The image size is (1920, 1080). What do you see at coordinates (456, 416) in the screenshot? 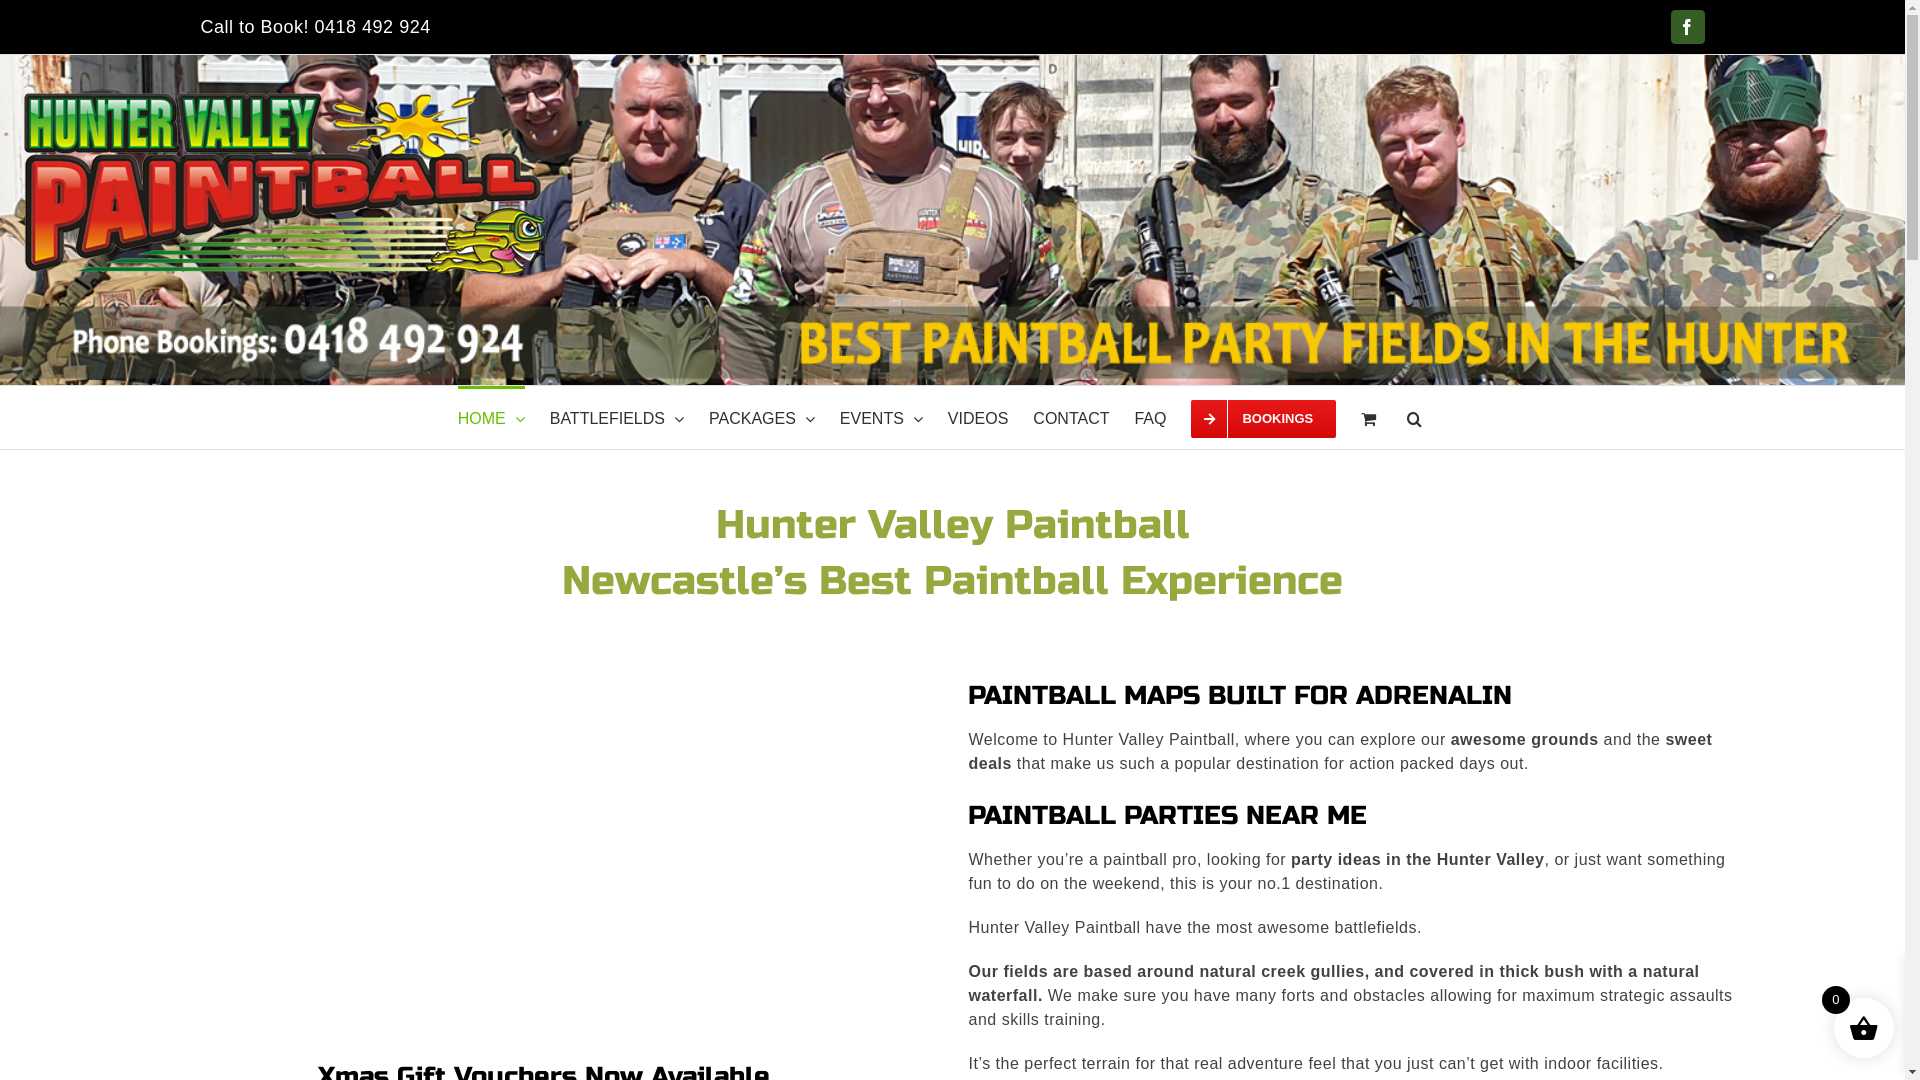
I see `'HOME'` at bounding box center [456, 416].